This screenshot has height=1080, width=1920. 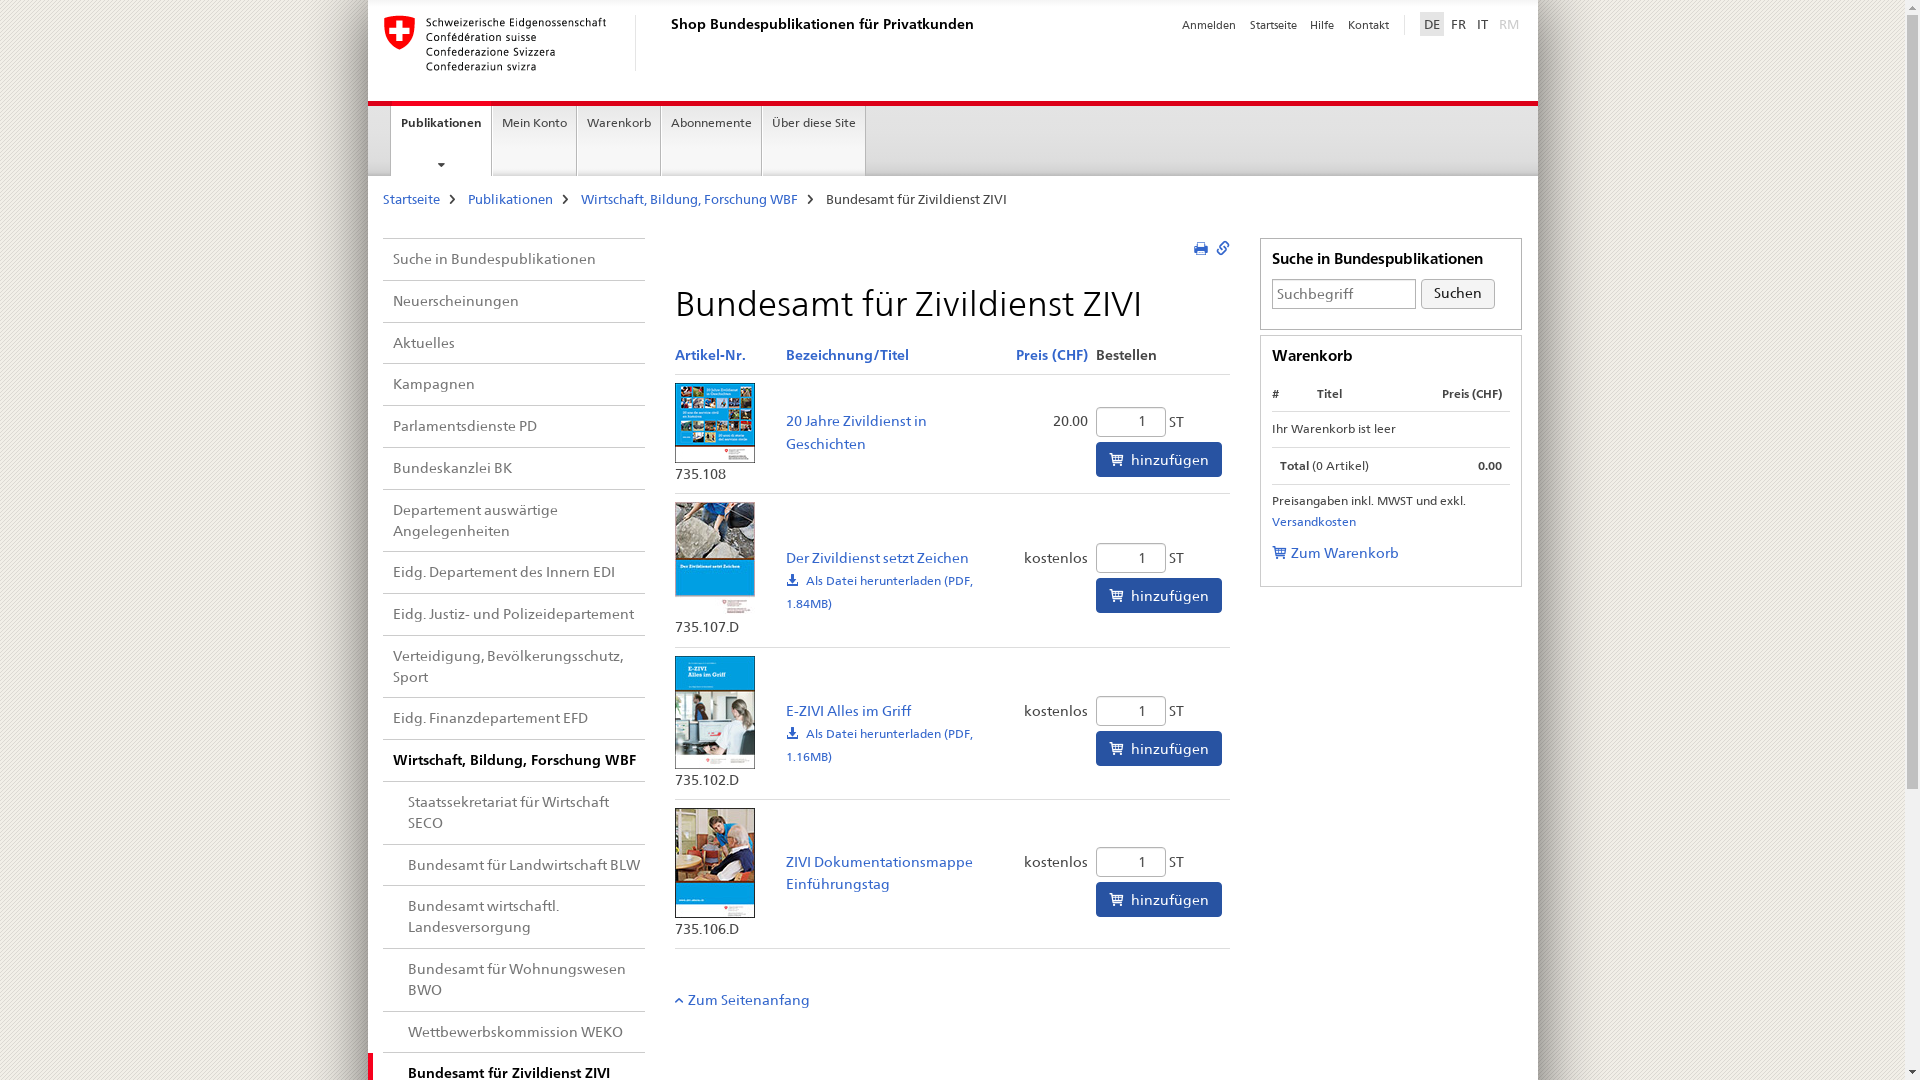 I want to click on 'Produktbild: E-ZIVI Alles im Griff', so click(x=715, y=711).